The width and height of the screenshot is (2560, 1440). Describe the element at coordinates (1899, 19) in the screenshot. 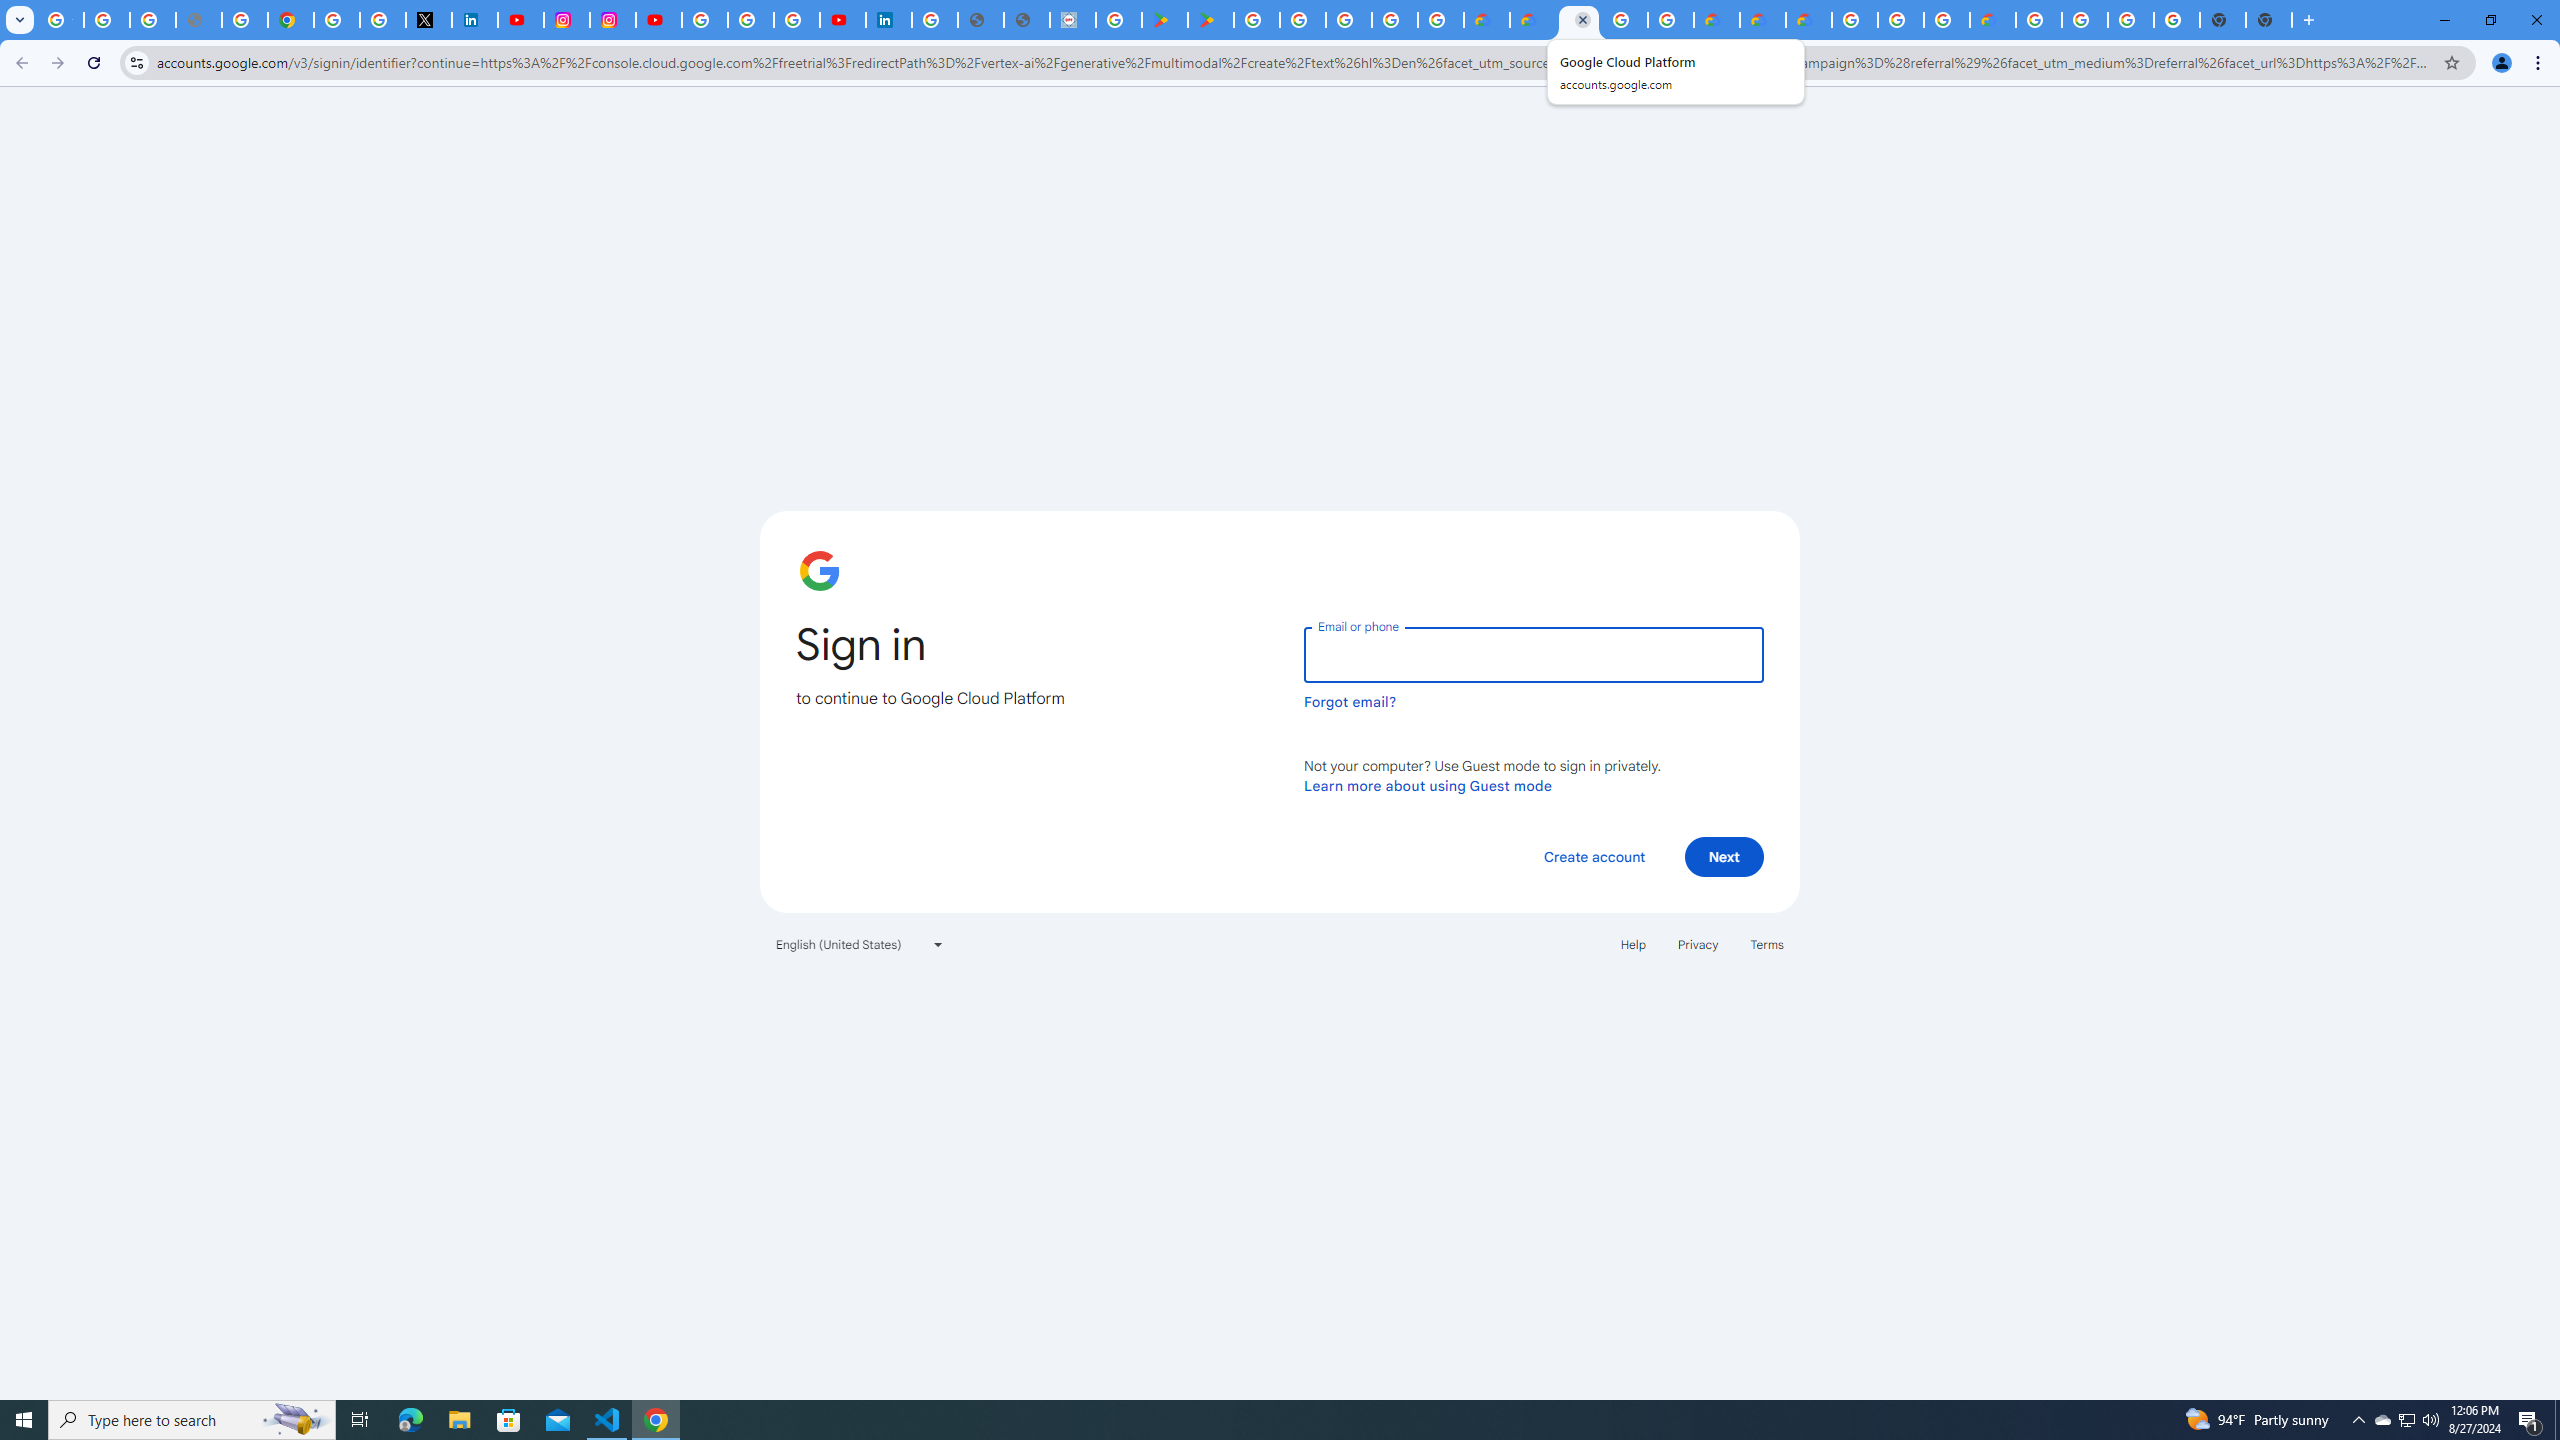

I see `'Browse Chrome as a guest - Computer - Google Chrome Help'` at that location.